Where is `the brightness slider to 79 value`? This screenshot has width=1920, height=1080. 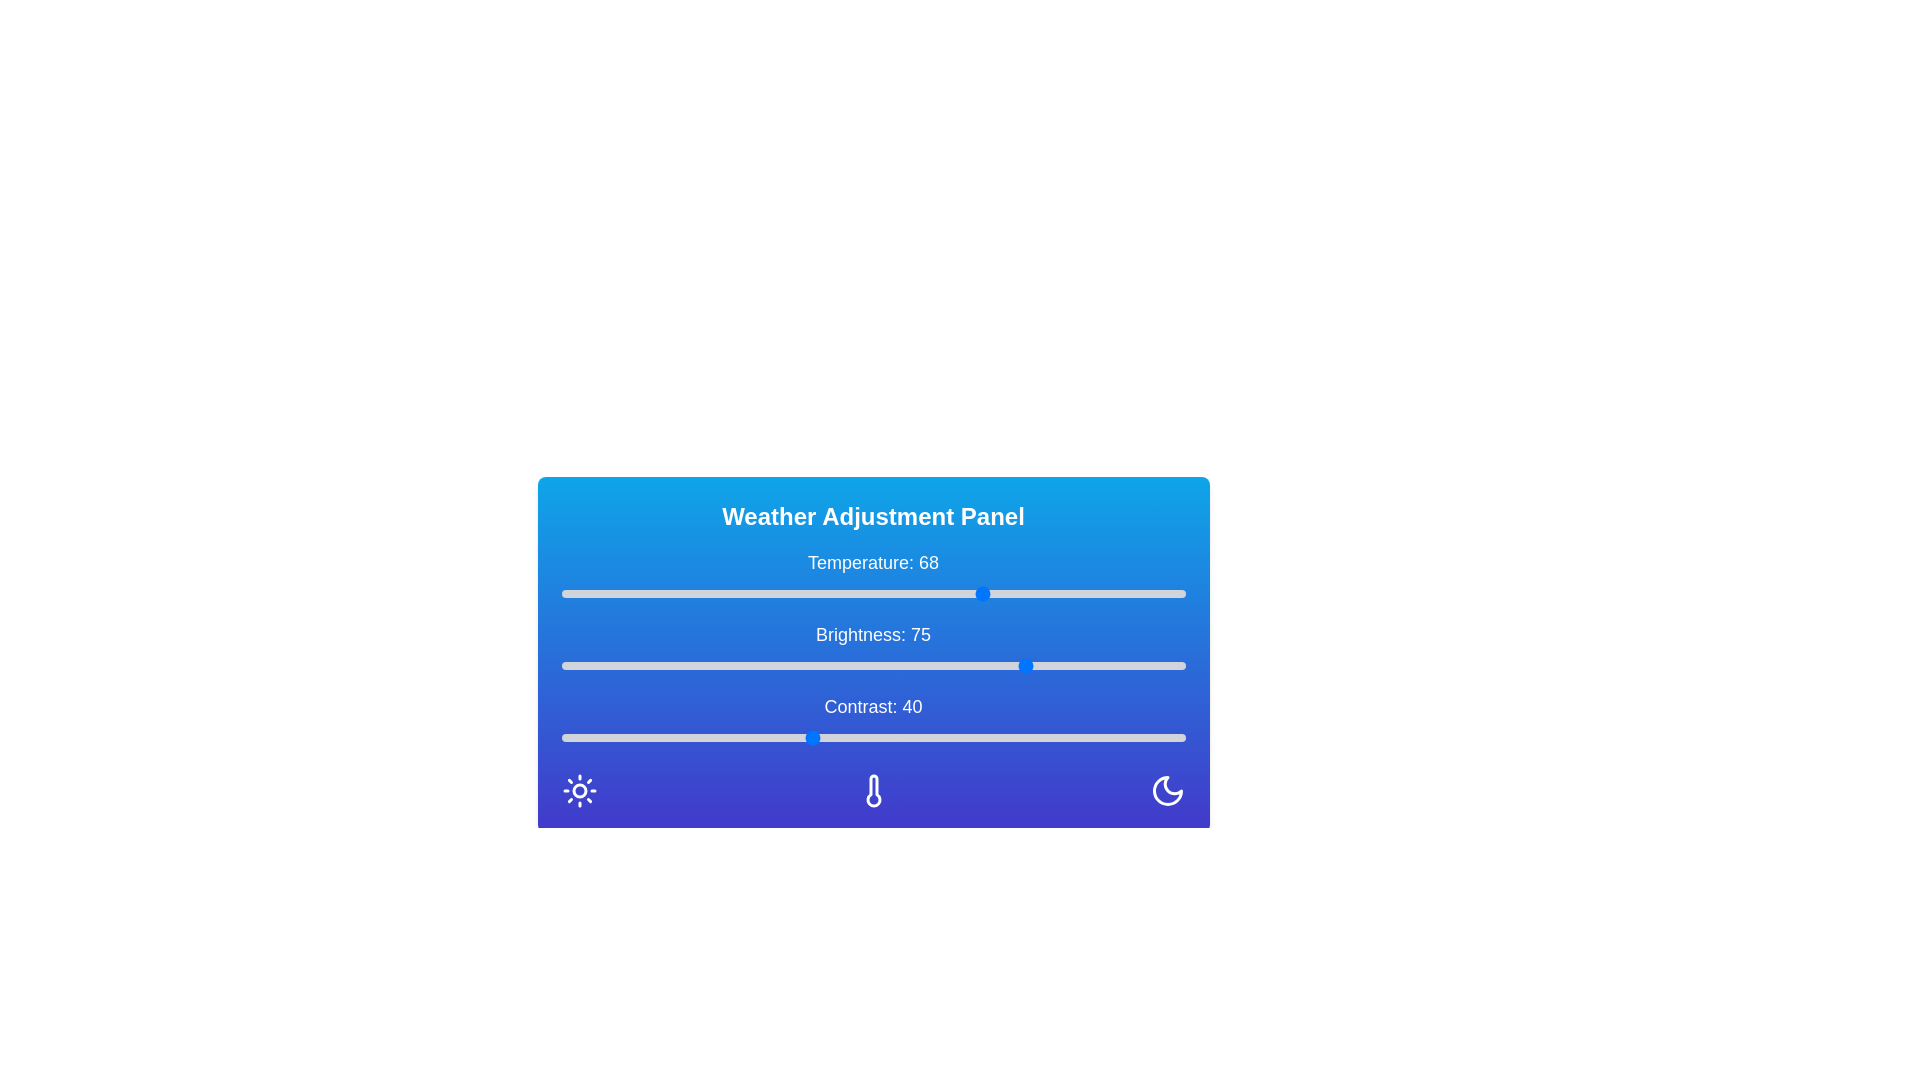 the brightness slider to 79 value is located at coordinates (1053, 666).